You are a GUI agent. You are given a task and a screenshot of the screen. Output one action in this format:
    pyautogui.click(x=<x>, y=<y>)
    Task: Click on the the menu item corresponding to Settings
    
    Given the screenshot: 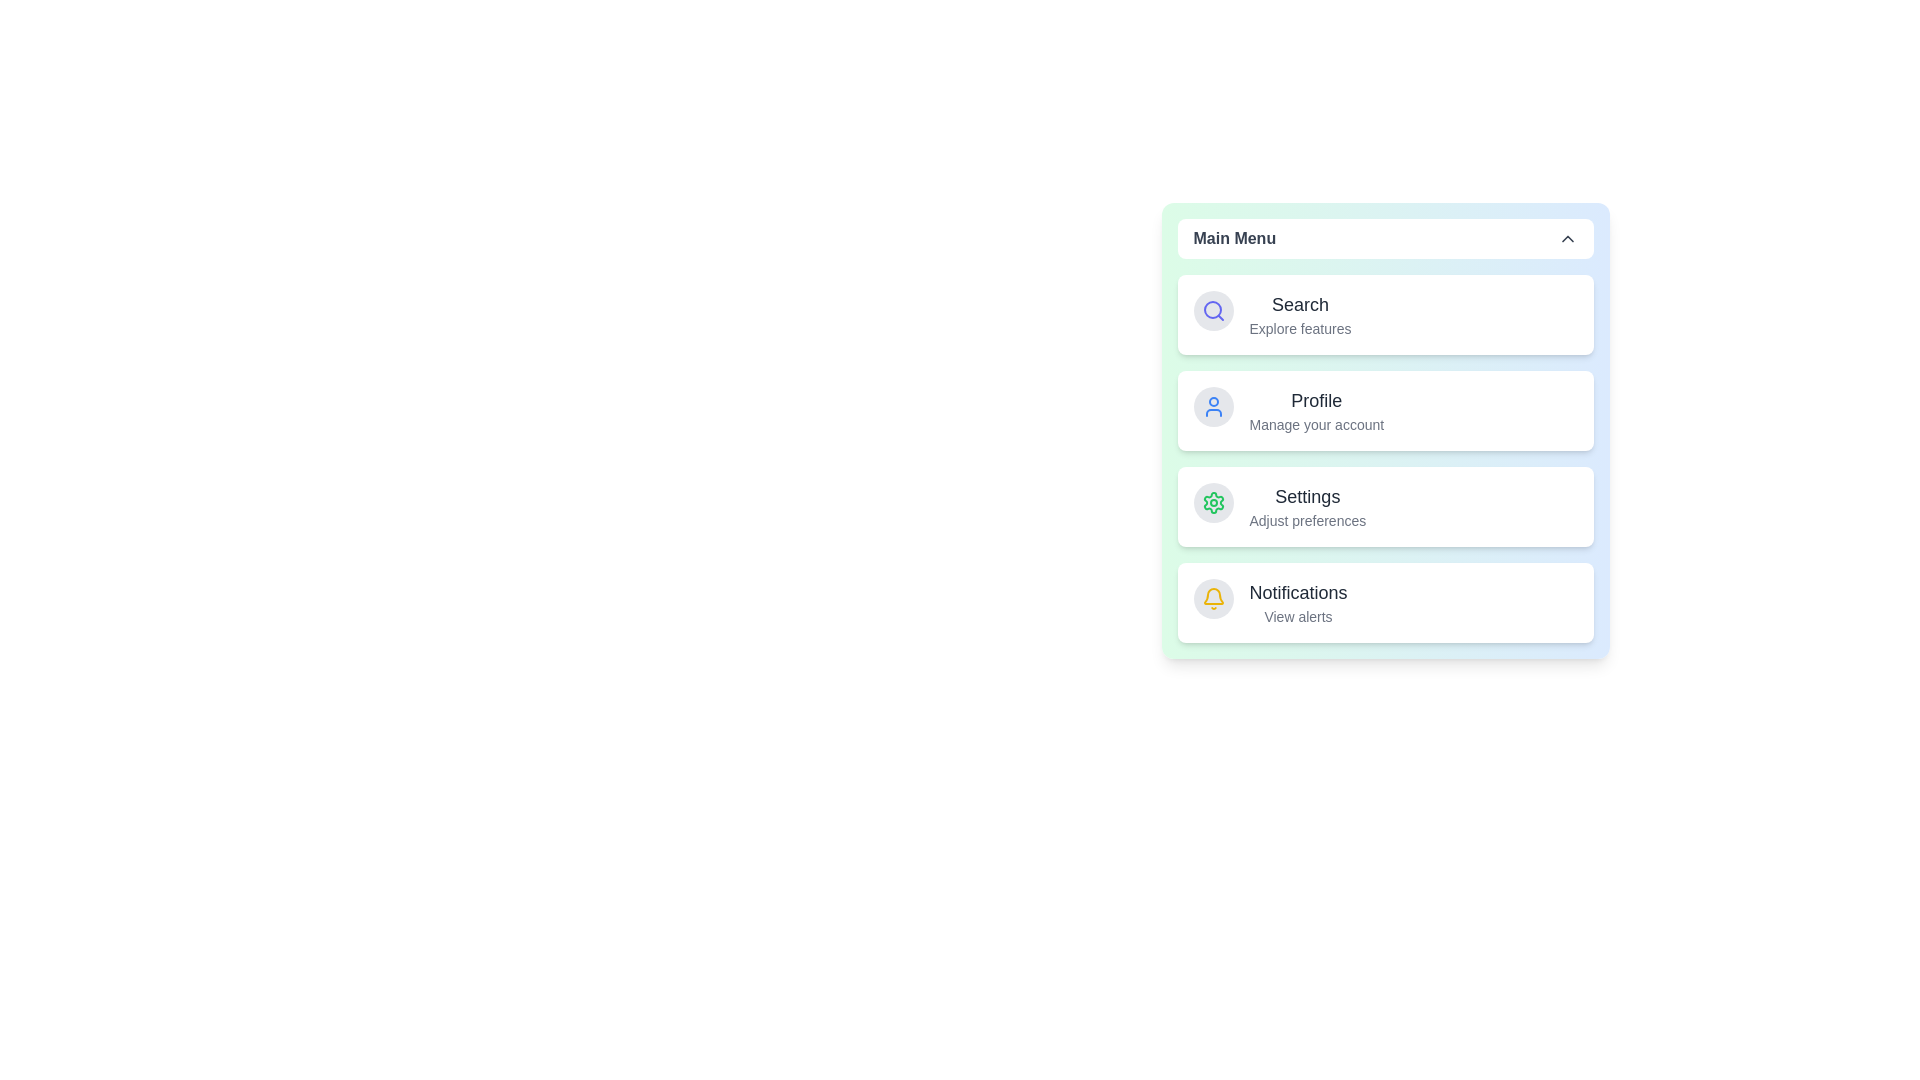 What is the action you would take?
    pyautogui.click(x=1384, y=505)
    